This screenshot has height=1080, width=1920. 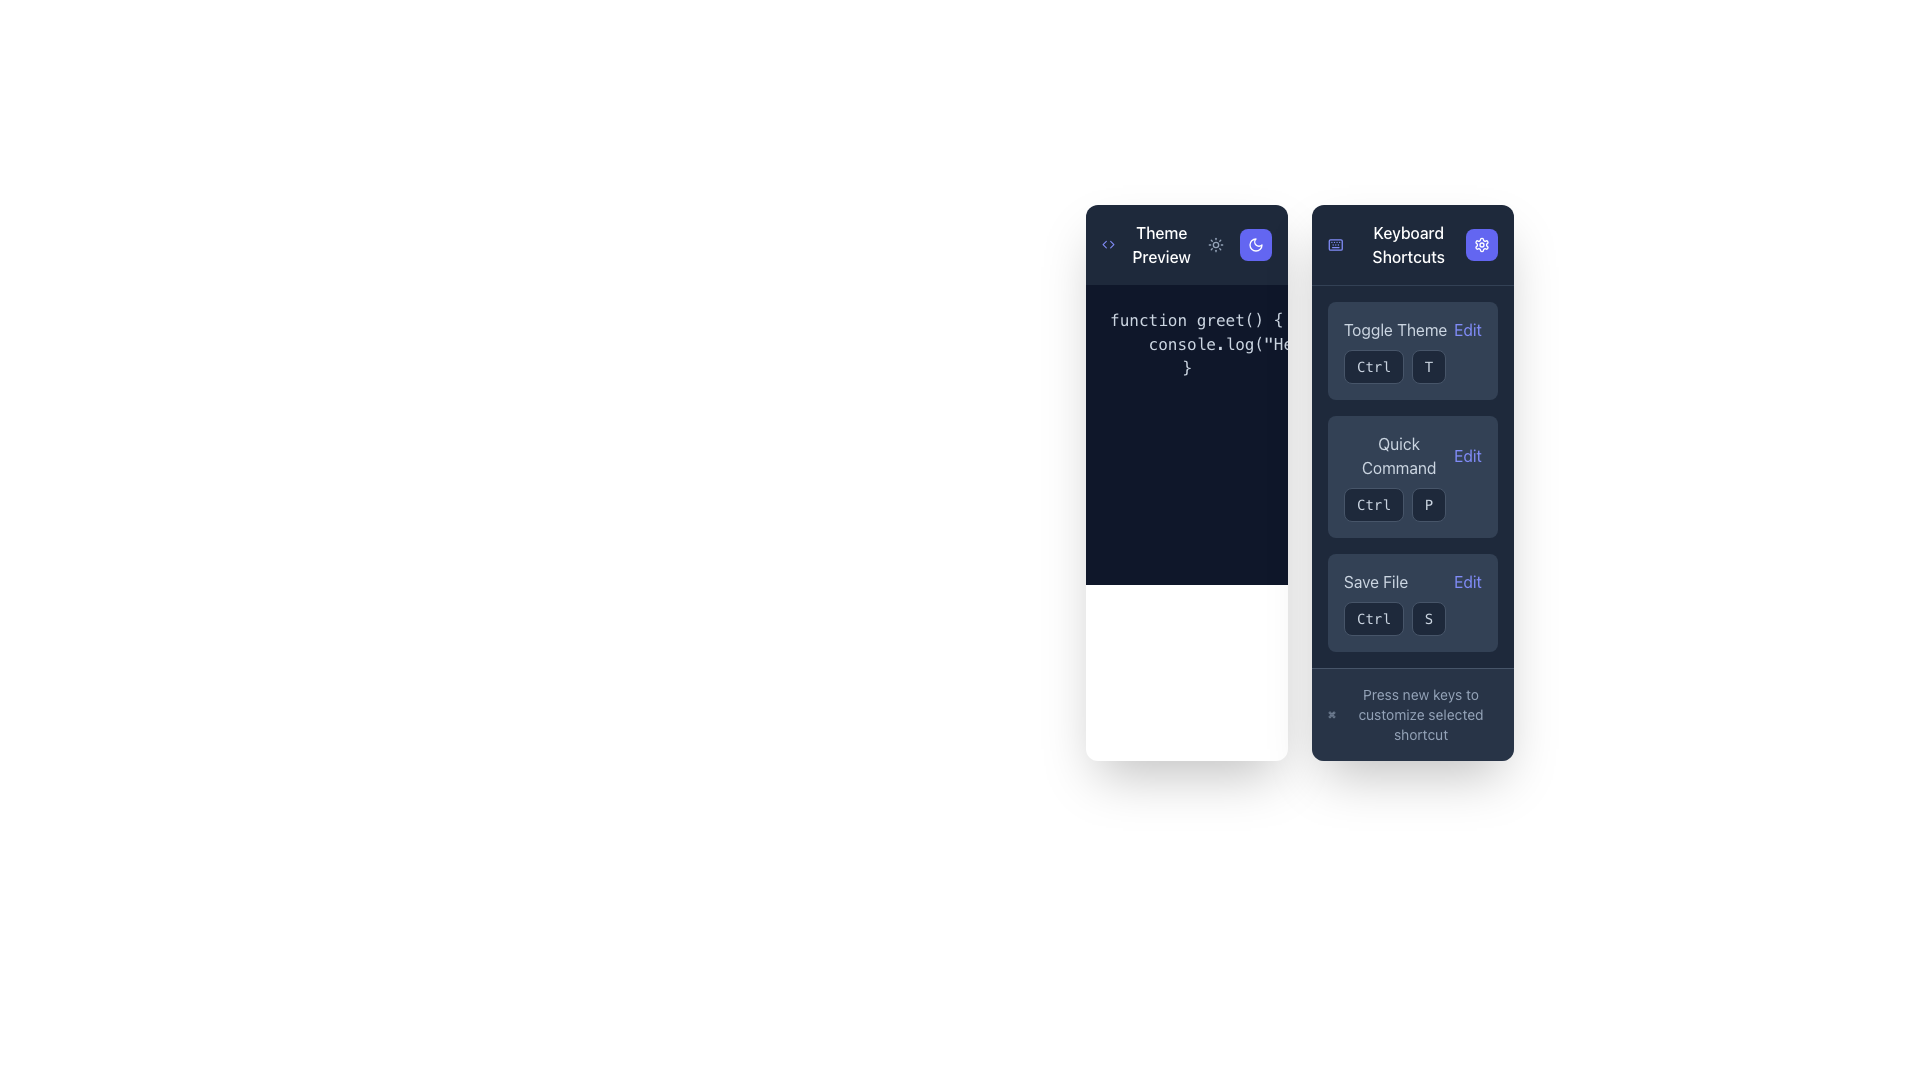 What do you see at coordinates (1411, 601) in the screenshot?
I see `the Key indicator button labeled 'S', which is a button-like UI component with a dark background, rounded rectangular shape, and outlined border, located under the 'Save File Edit' section in the keyboard shortcuts panel` at bounding box center [1411, 601].